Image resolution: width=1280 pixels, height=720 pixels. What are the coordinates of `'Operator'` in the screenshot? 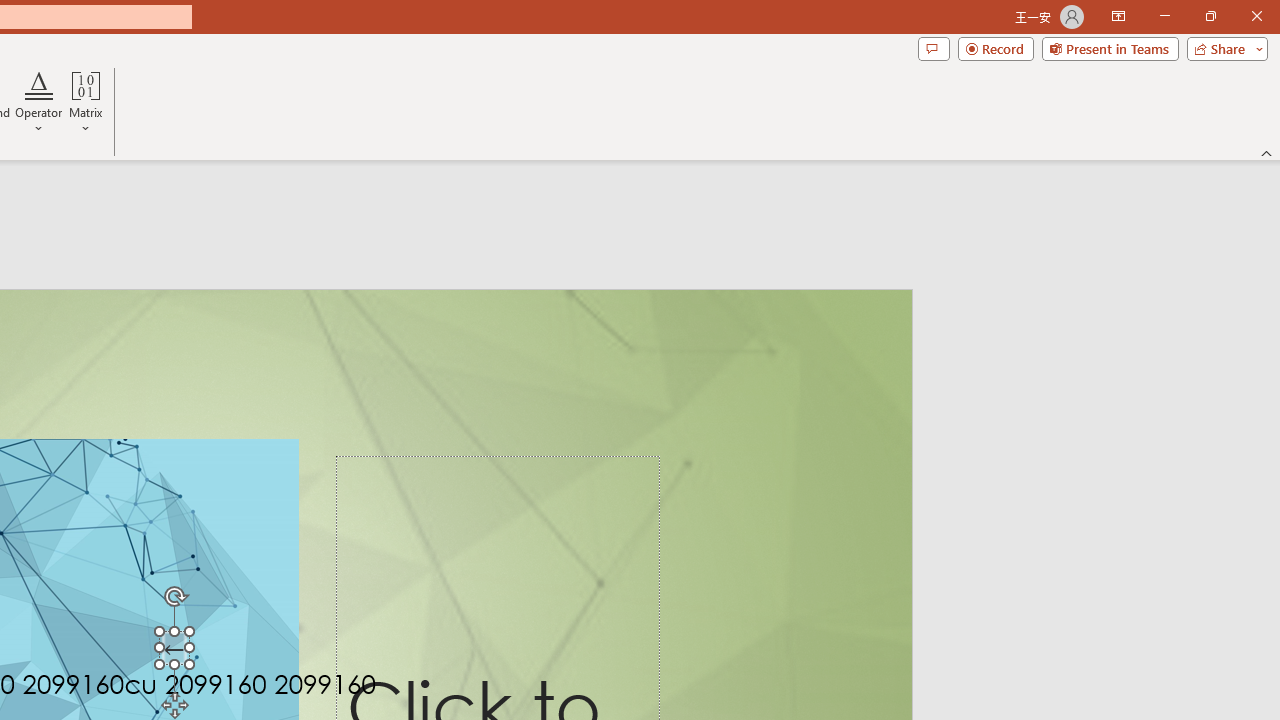 It's located at (39, 103).